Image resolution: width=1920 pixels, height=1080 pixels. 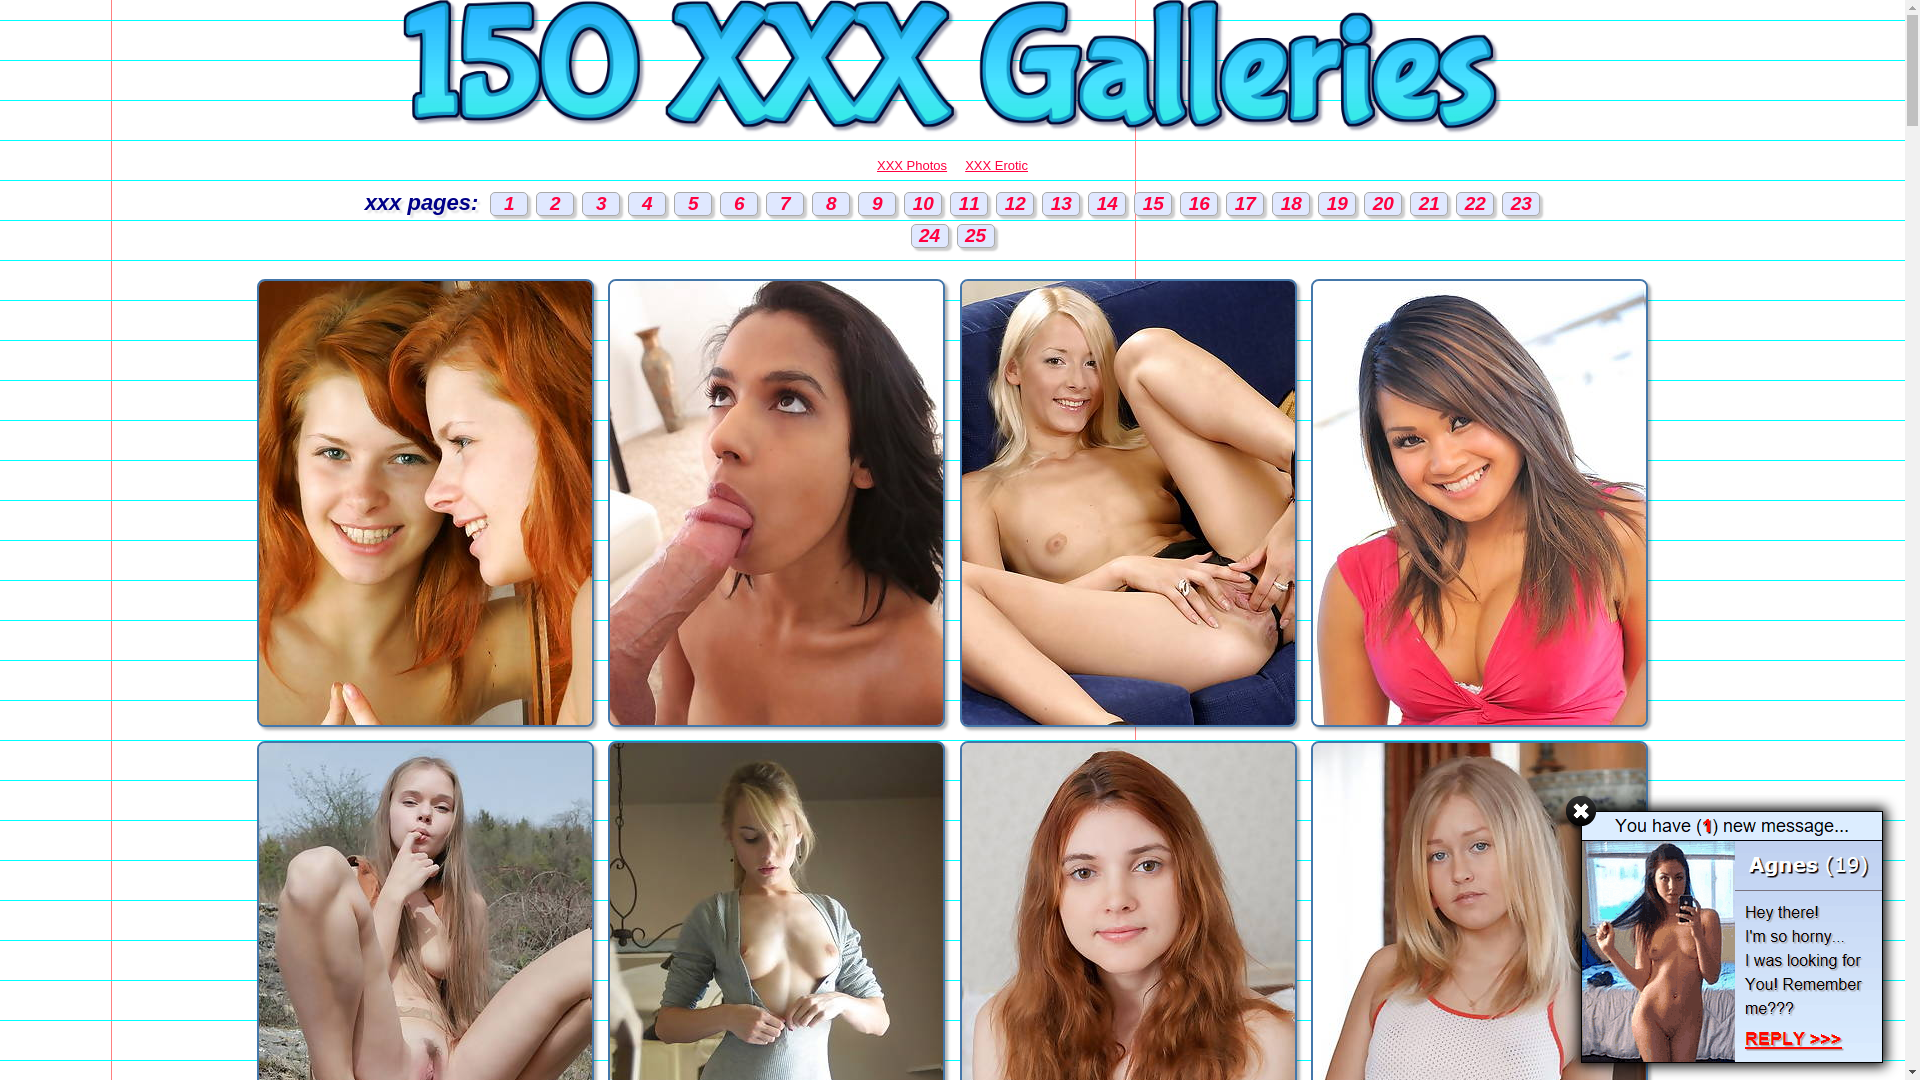 I want to click on '9', so click(x=877, y=204).